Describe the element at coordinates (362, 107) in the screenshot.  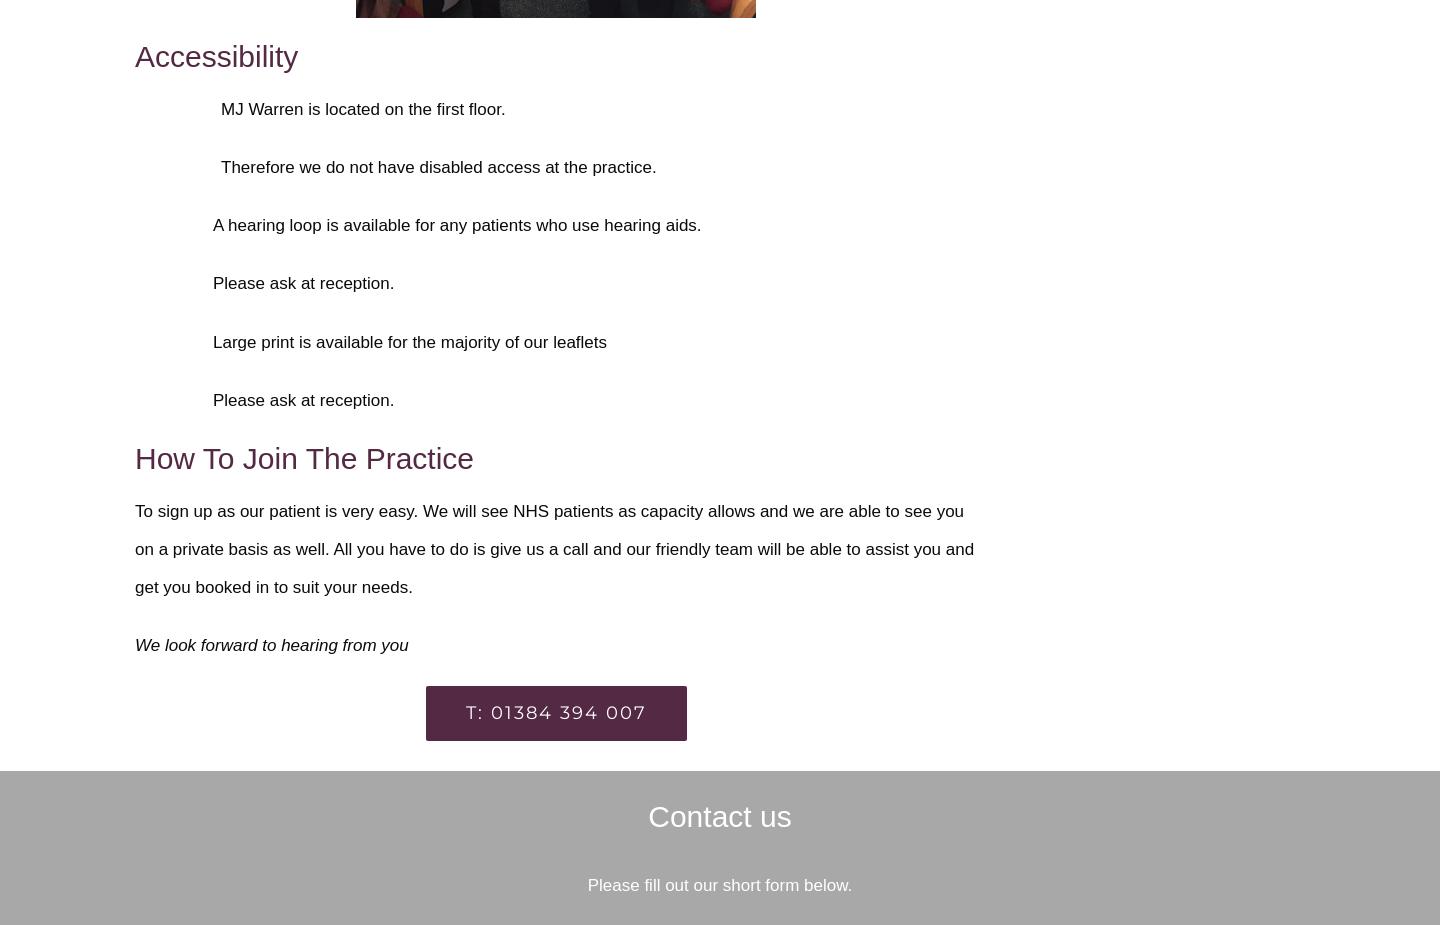
I see `'MJ Warren is located on the first floor.'` at that location.